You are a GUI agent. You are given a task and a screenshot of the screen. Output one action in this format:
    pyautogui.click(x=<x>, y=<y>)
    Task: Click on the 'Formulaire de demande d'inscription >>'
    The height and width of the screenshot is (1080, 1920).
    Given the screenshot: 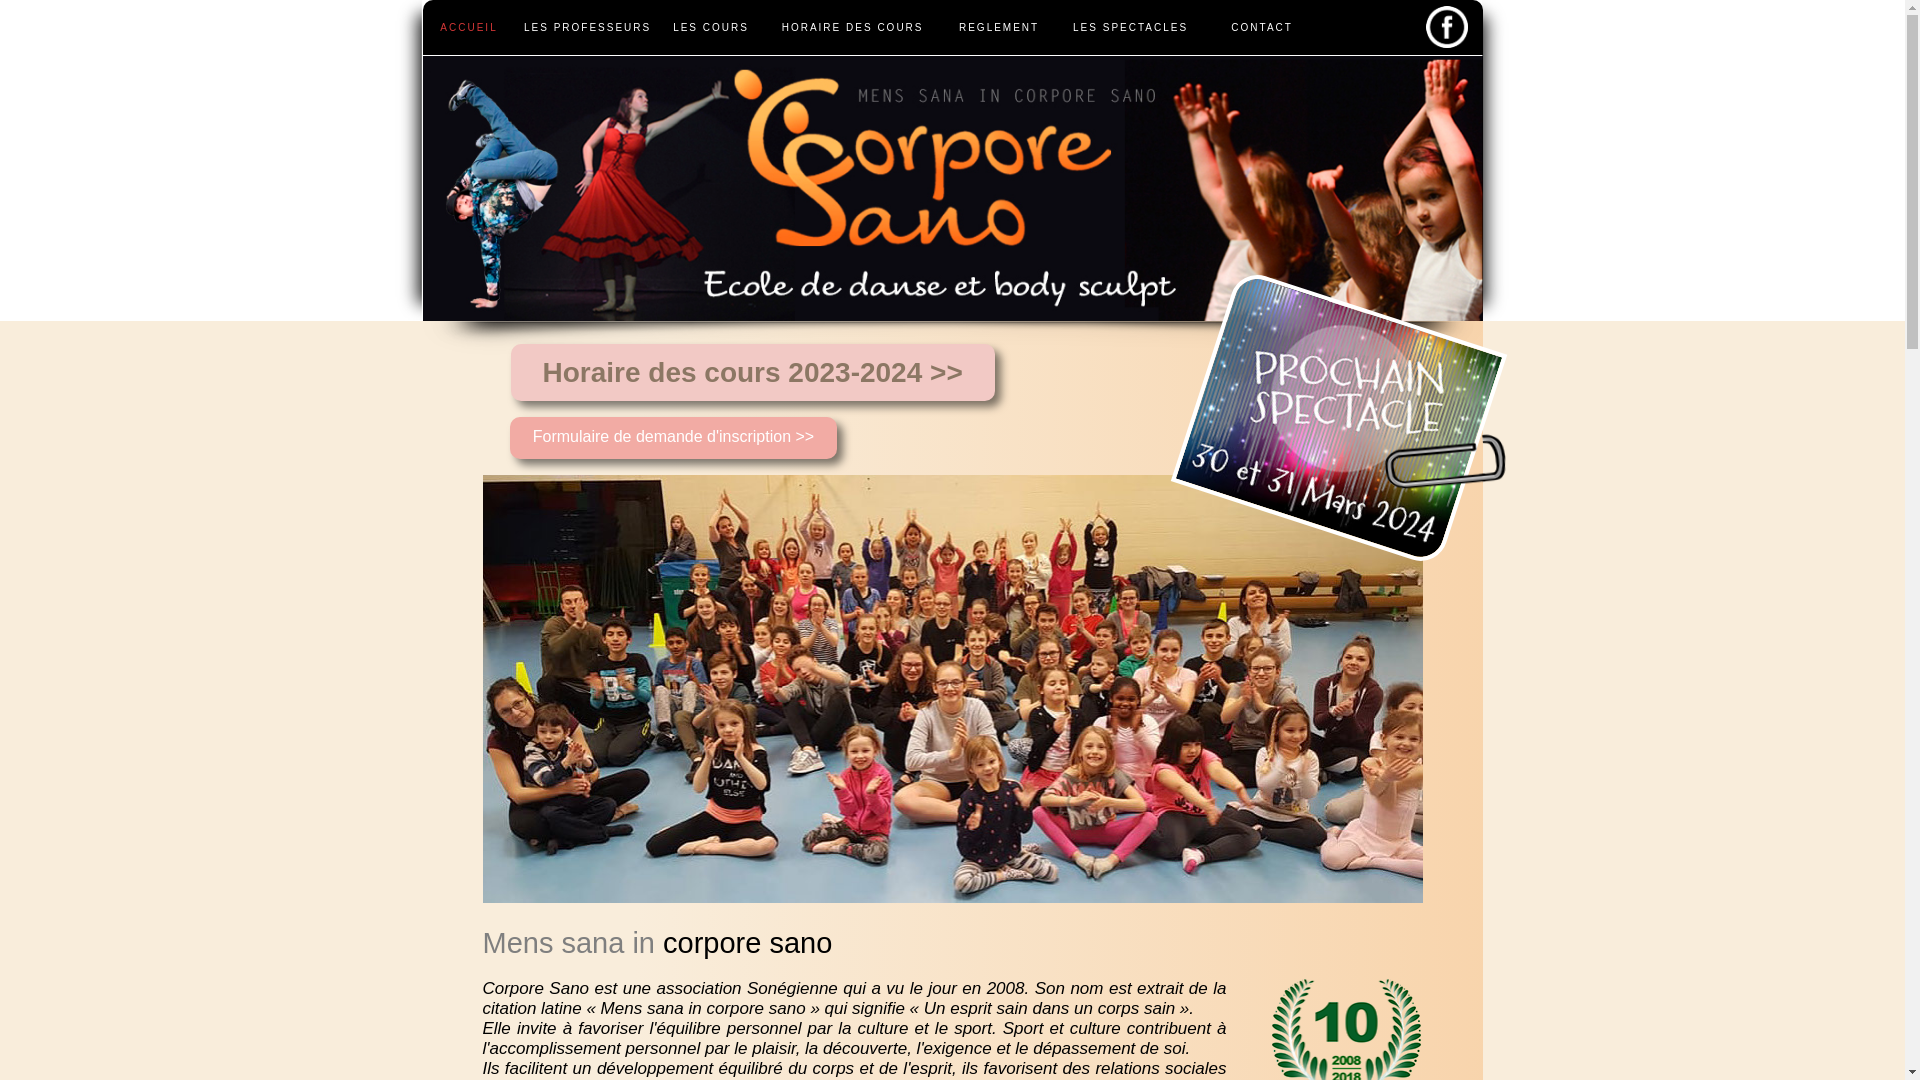 What is the action you would take?
    pyautogui.click(x=672, y=437)
    